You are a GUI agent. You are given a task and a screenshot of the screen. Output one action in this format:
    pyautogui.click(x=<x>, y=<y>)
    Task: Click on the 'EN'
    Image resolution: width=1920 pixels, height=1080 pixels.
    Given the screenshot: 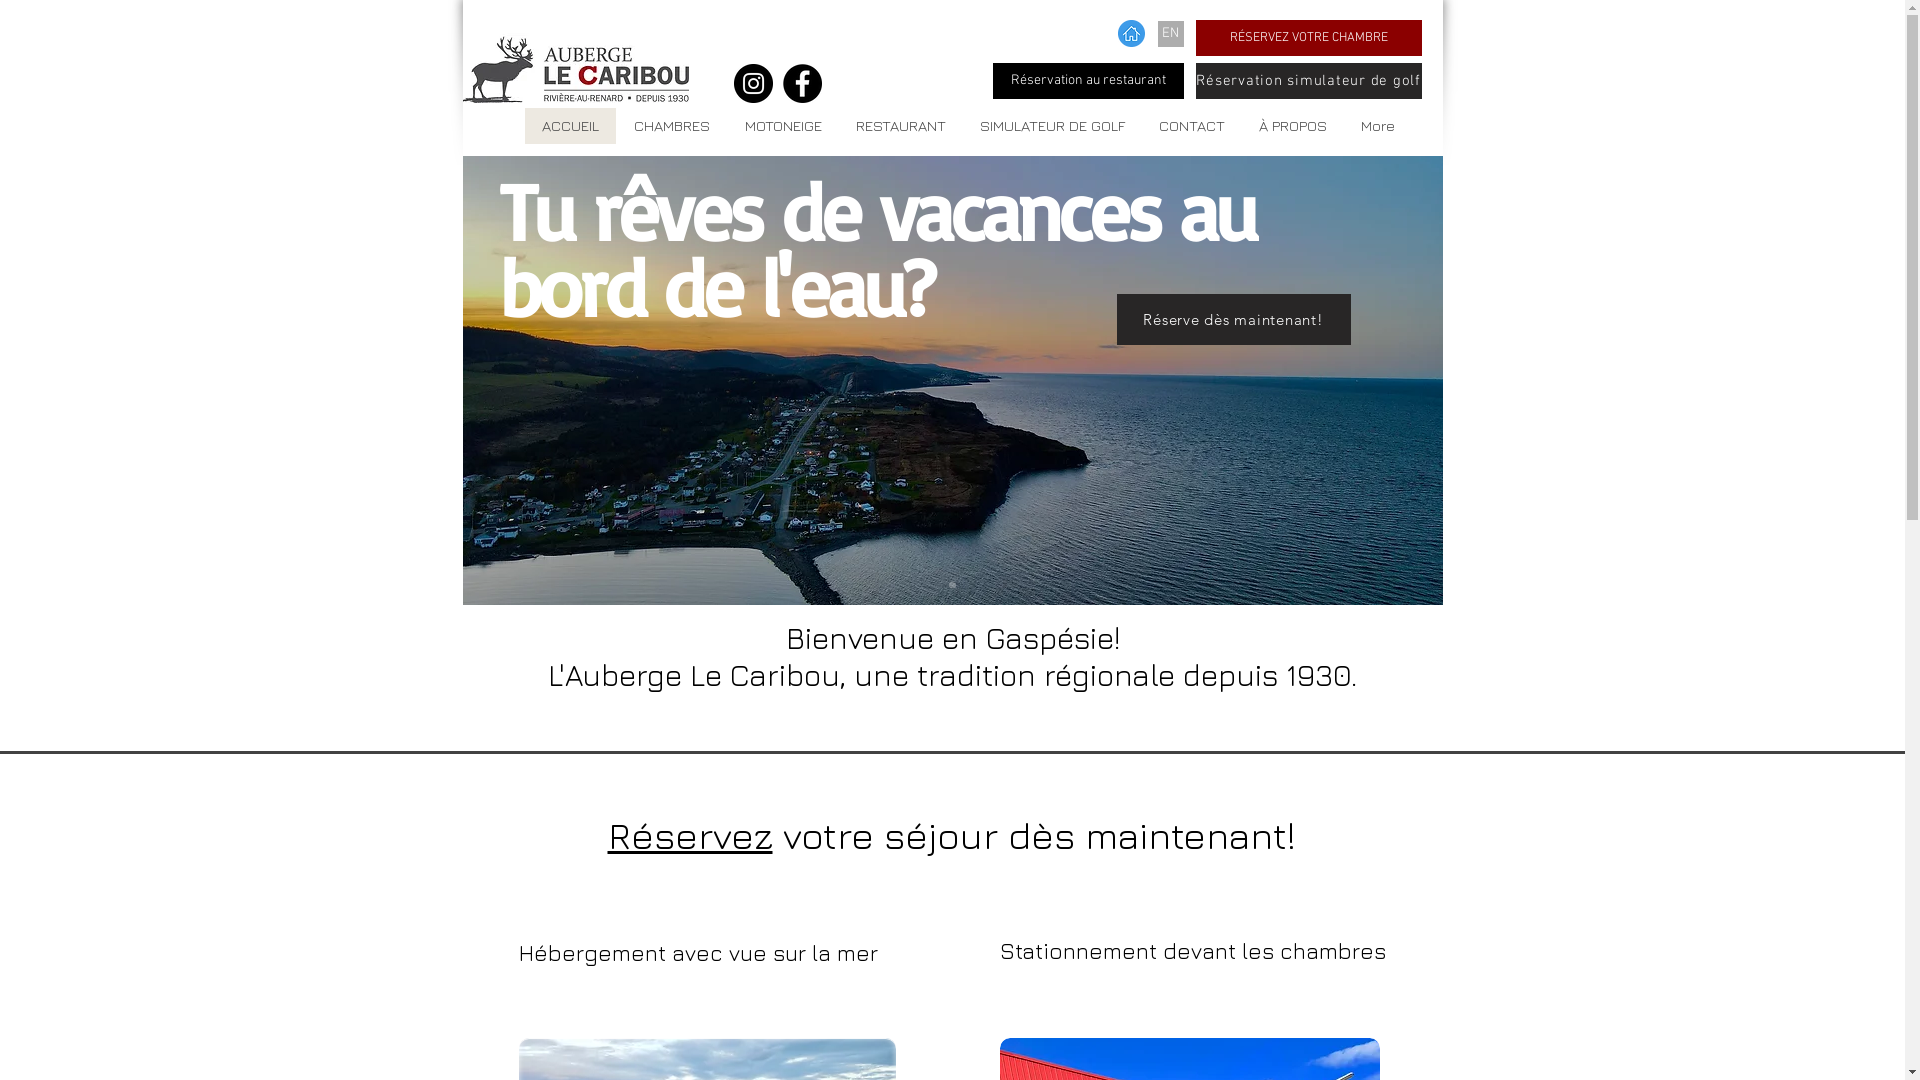 What is the action you would take?
    pyautogui.click(x=1171, y=34)
    